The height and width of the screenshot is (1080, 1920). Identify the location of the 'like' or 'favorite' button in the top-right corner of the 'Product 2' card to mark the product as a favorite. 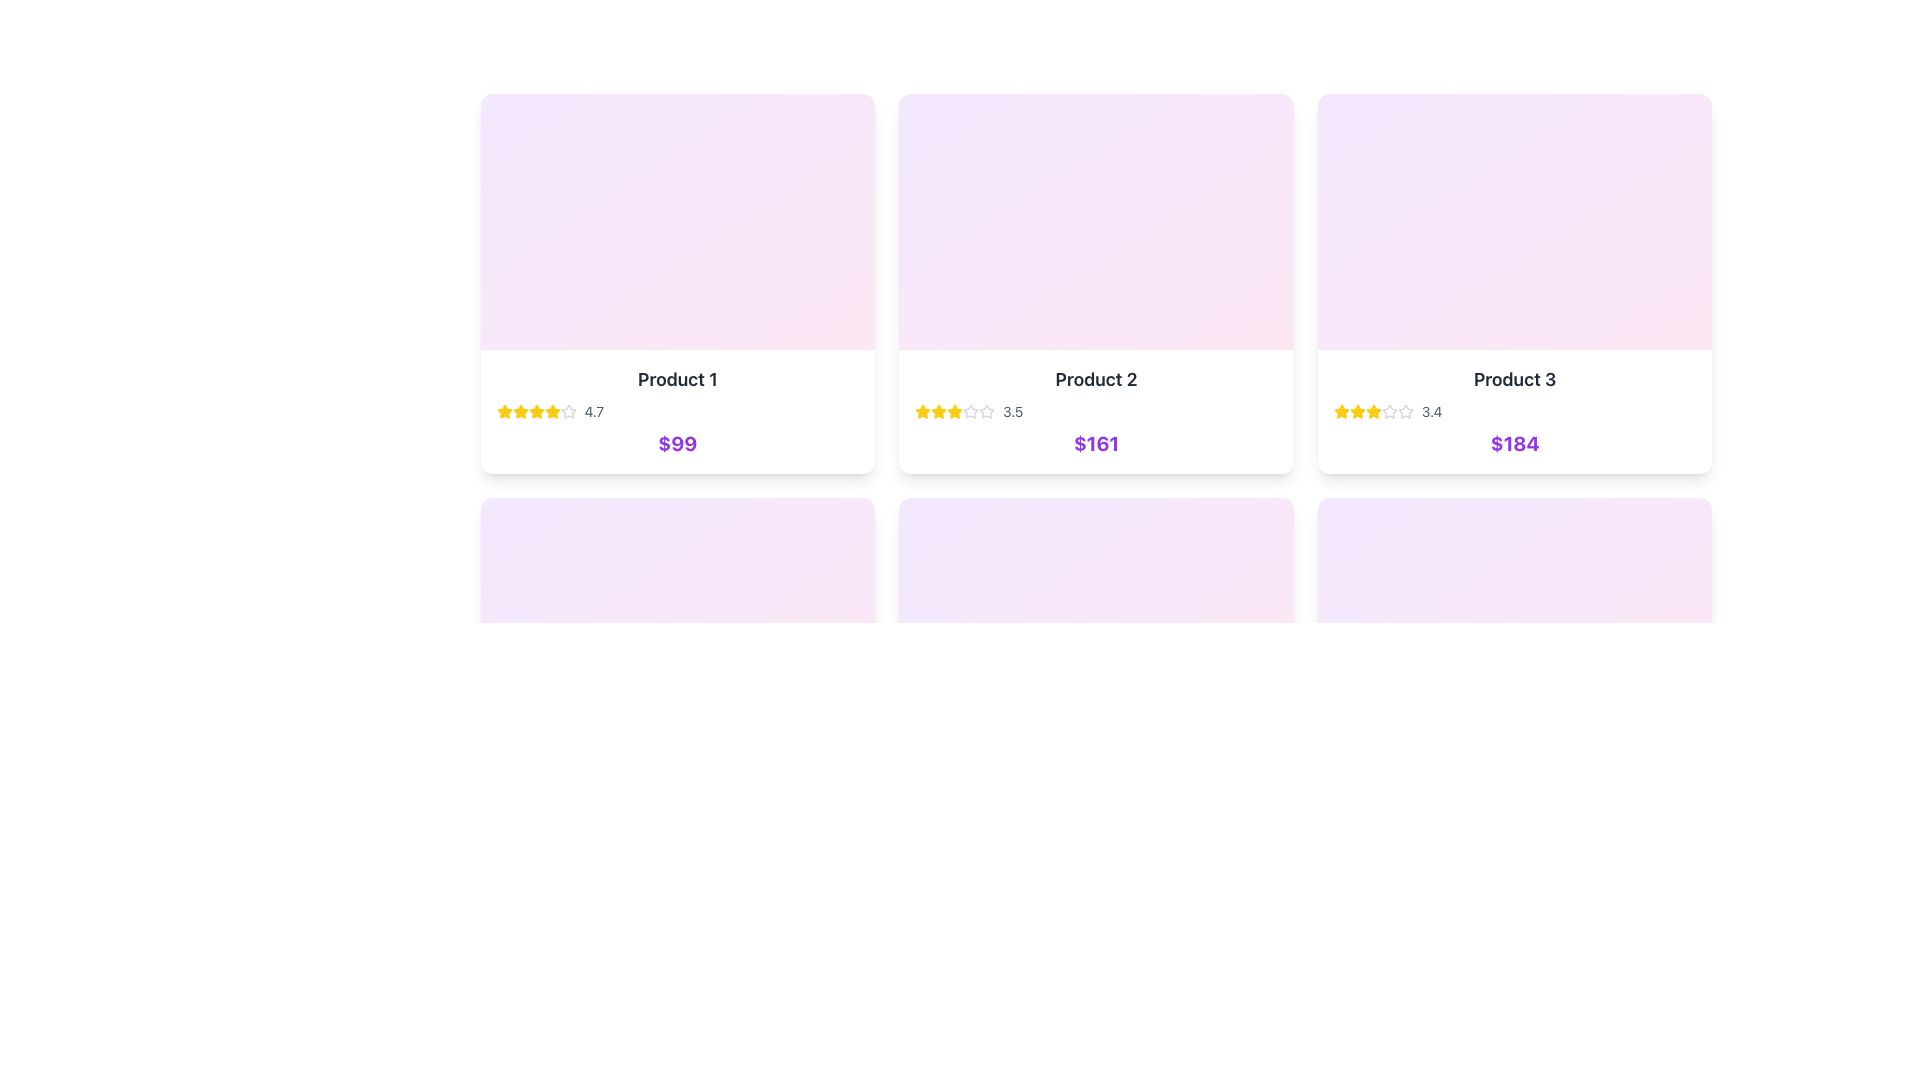
(1240, 123).